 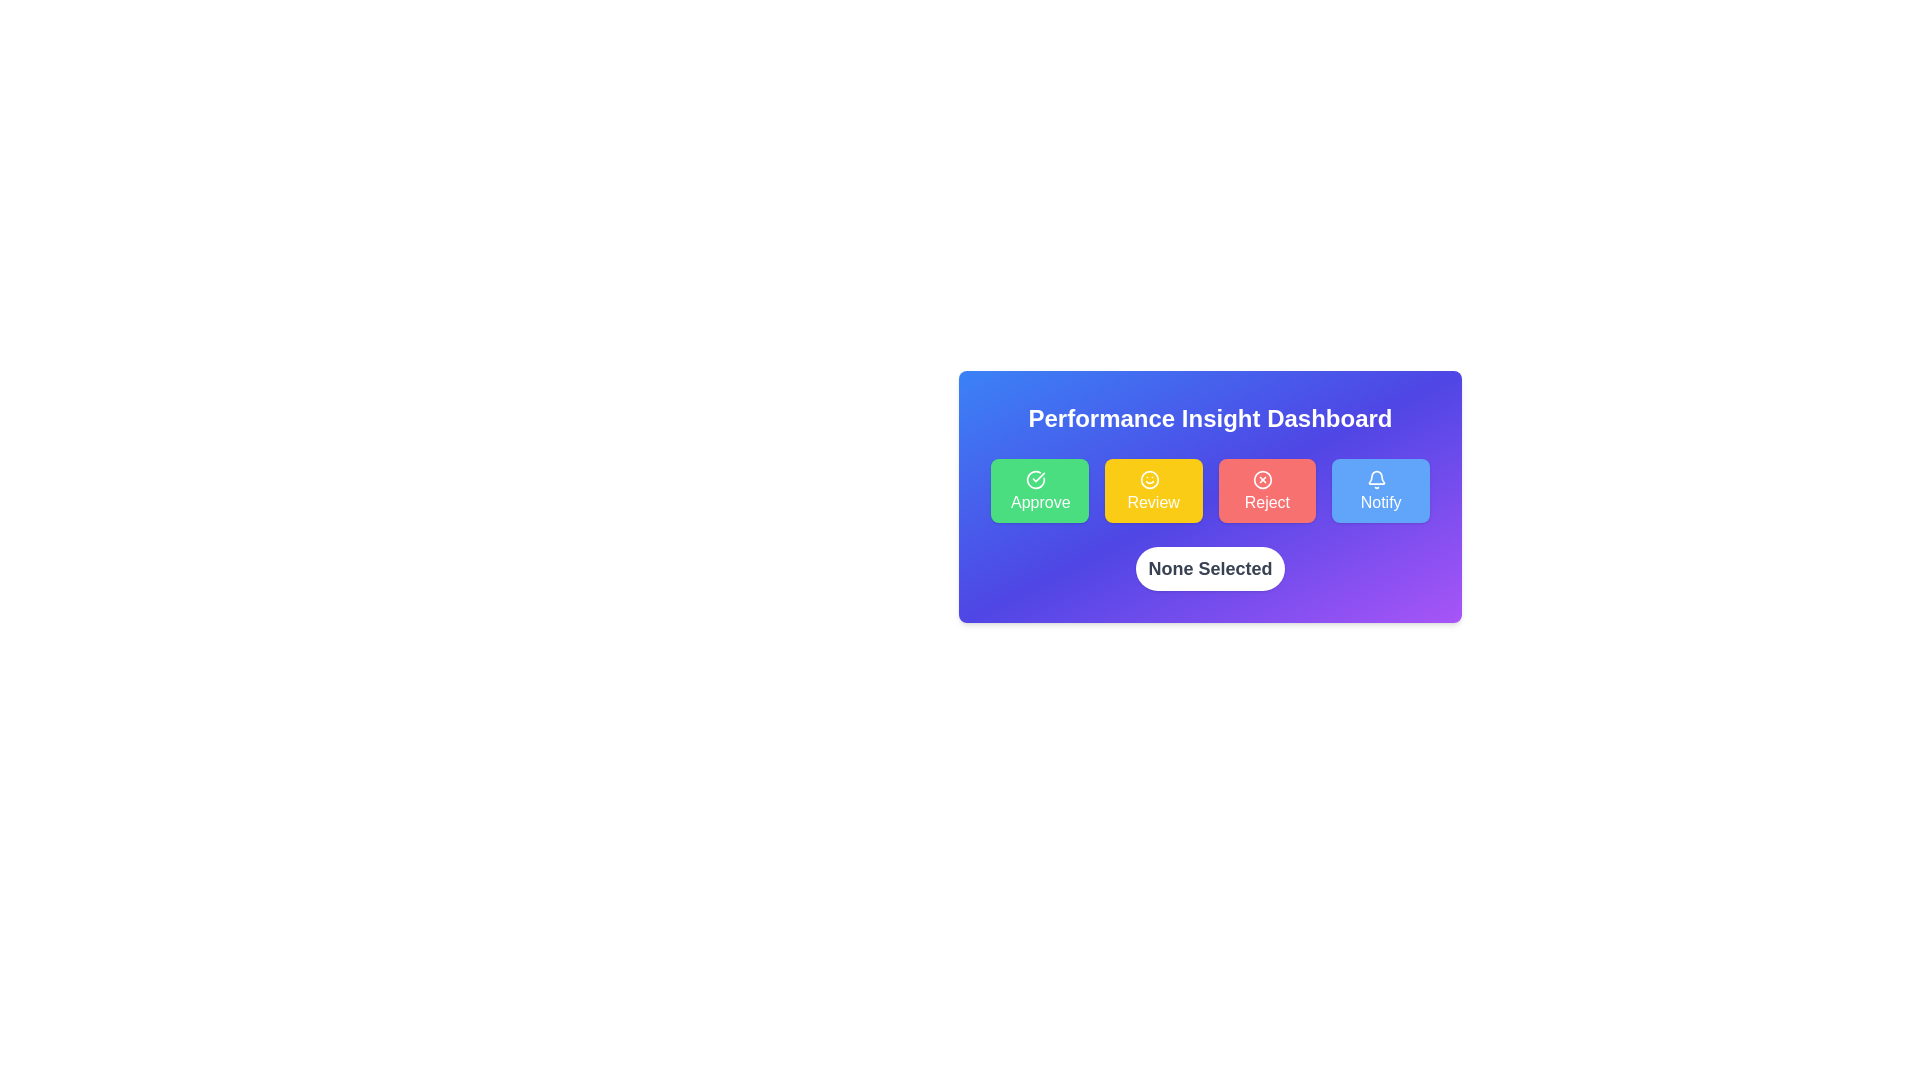 I want to click on the outer circular component of the SVG-based icon that serves as a visual boundary for additional graphical markers in the dashboard interface, so click(x=1262, y=479).